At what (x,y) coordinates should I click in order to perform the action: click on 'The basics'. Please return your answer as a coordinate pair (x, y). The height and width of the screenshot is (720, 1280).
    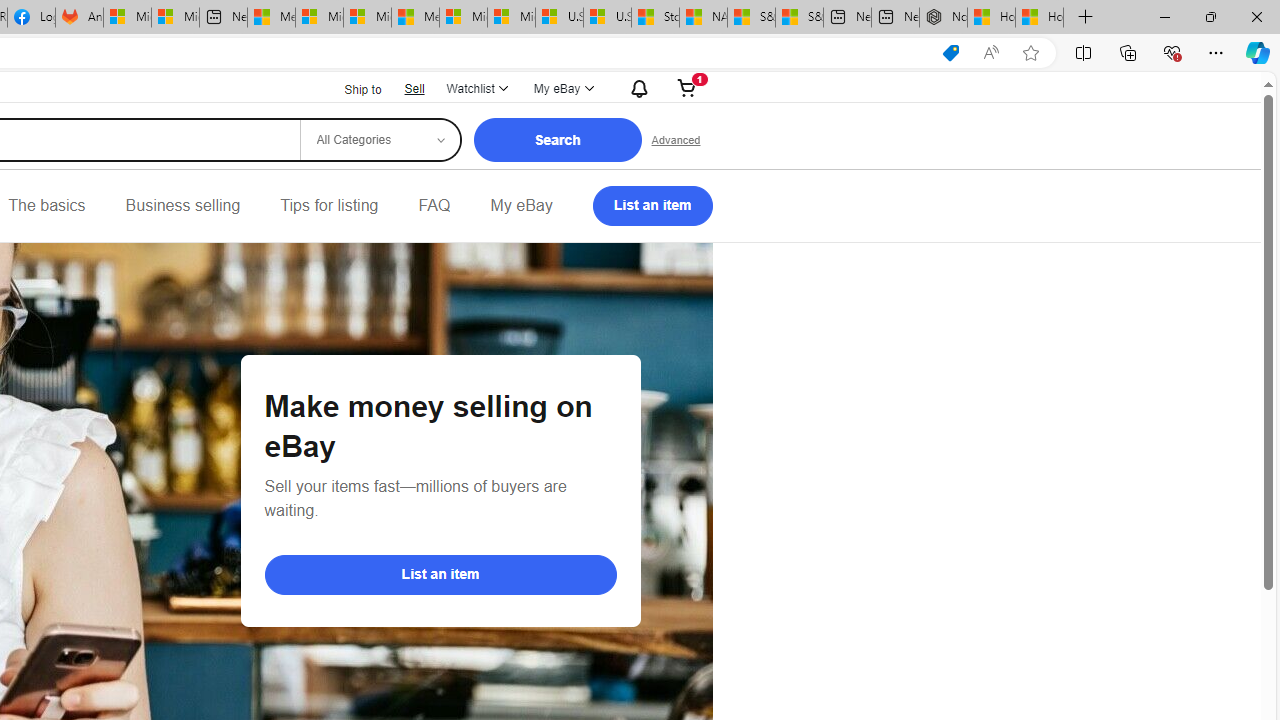
    Looking at the image, I should click on (46, 205).